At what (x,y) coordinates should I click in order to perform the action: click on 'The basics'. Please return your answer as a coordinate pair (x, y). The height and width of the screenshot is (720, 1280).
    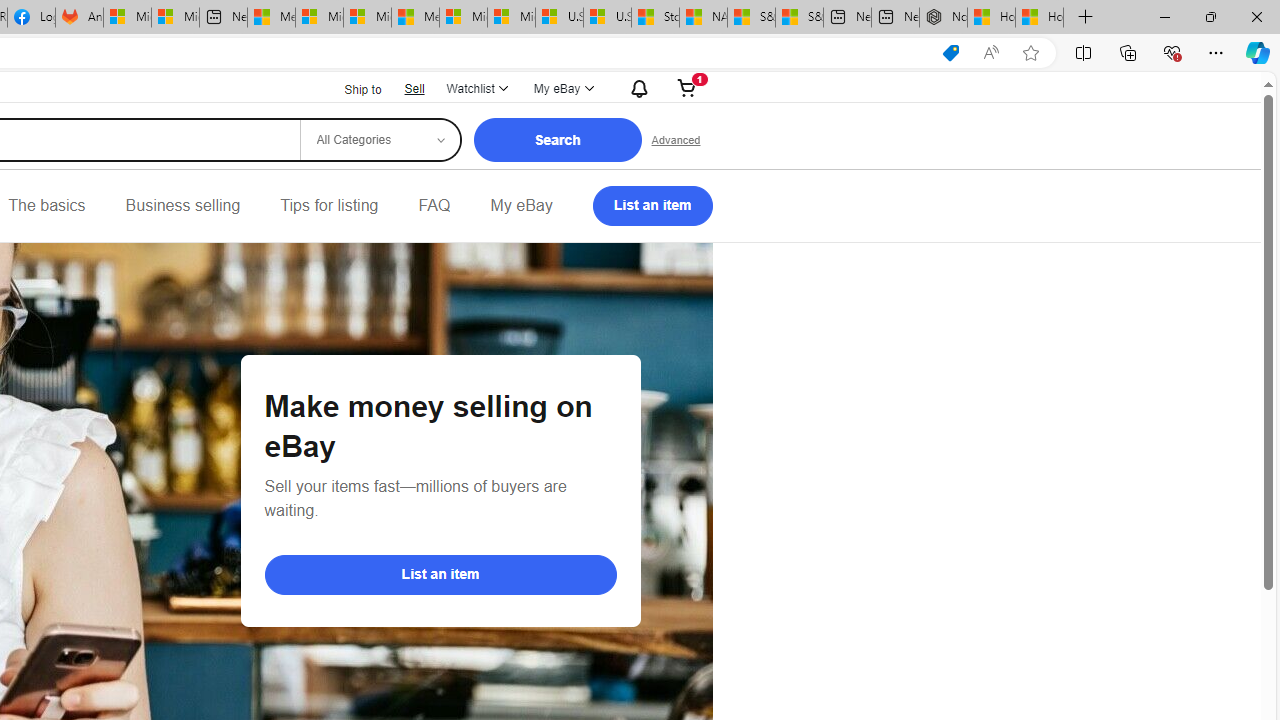
    Looking at the image, I should click on (46, 205).